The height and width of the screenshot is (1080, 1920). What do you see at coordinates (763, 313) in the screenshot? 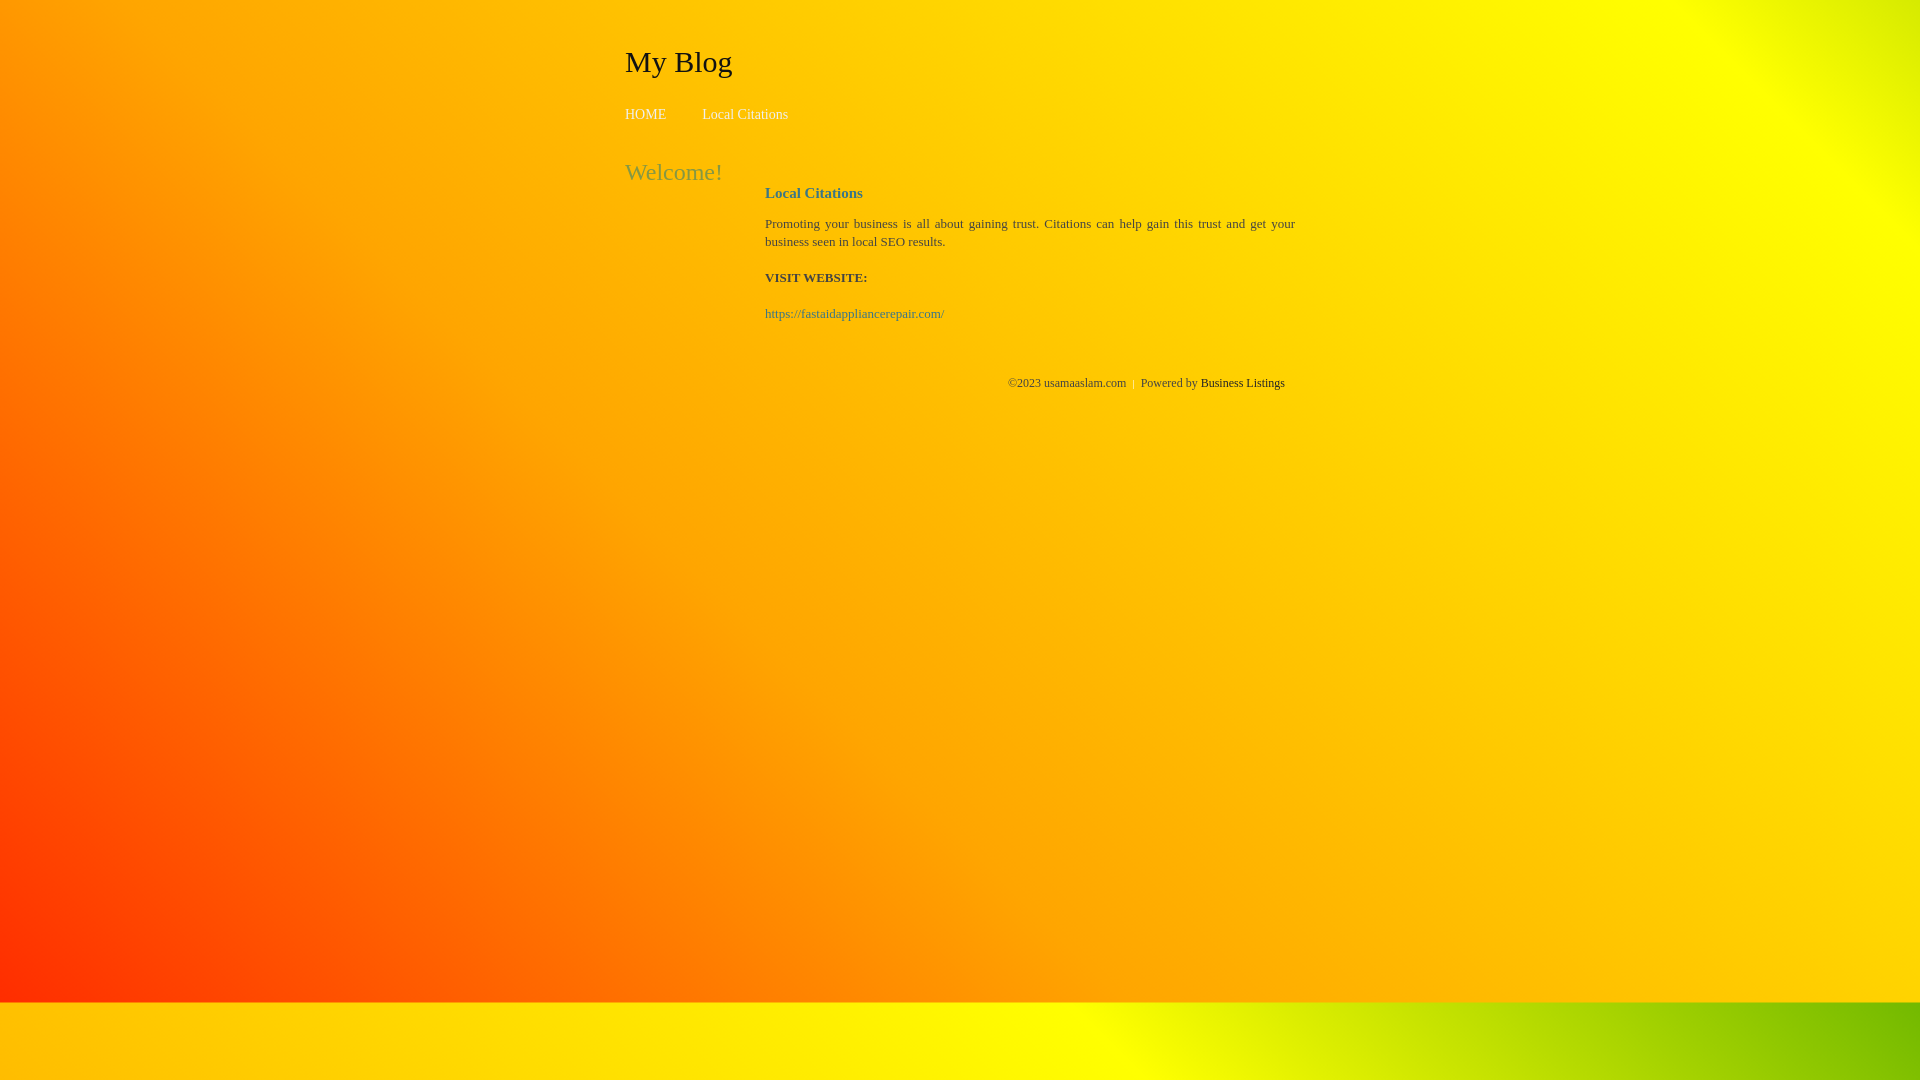
I see `'https://fastaidappliancerepair.com/'` at bounding box center [763, 313].